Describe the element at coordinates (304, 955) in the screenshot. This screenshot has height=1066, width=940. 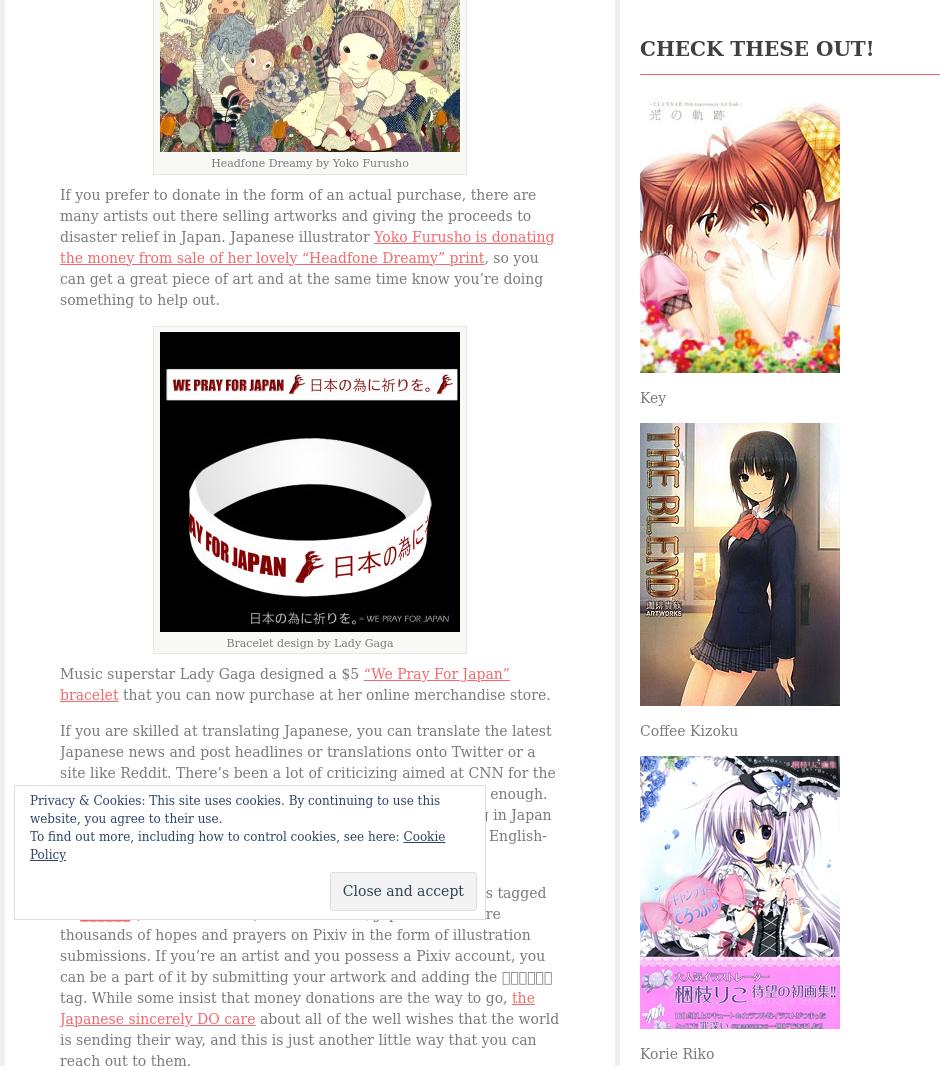
I see `'(Nihon Ganbatte) or “Good Luck, Japan”. There are thousands of hopes and prayers on Pixiv in the form of illustration submissions. If you’re an artist and you possess a Pixiv account, you can be a part of it by submitting your artwork and adding the 日本頑張って tag. While some insist that money donations are the way to go,'` at that location.